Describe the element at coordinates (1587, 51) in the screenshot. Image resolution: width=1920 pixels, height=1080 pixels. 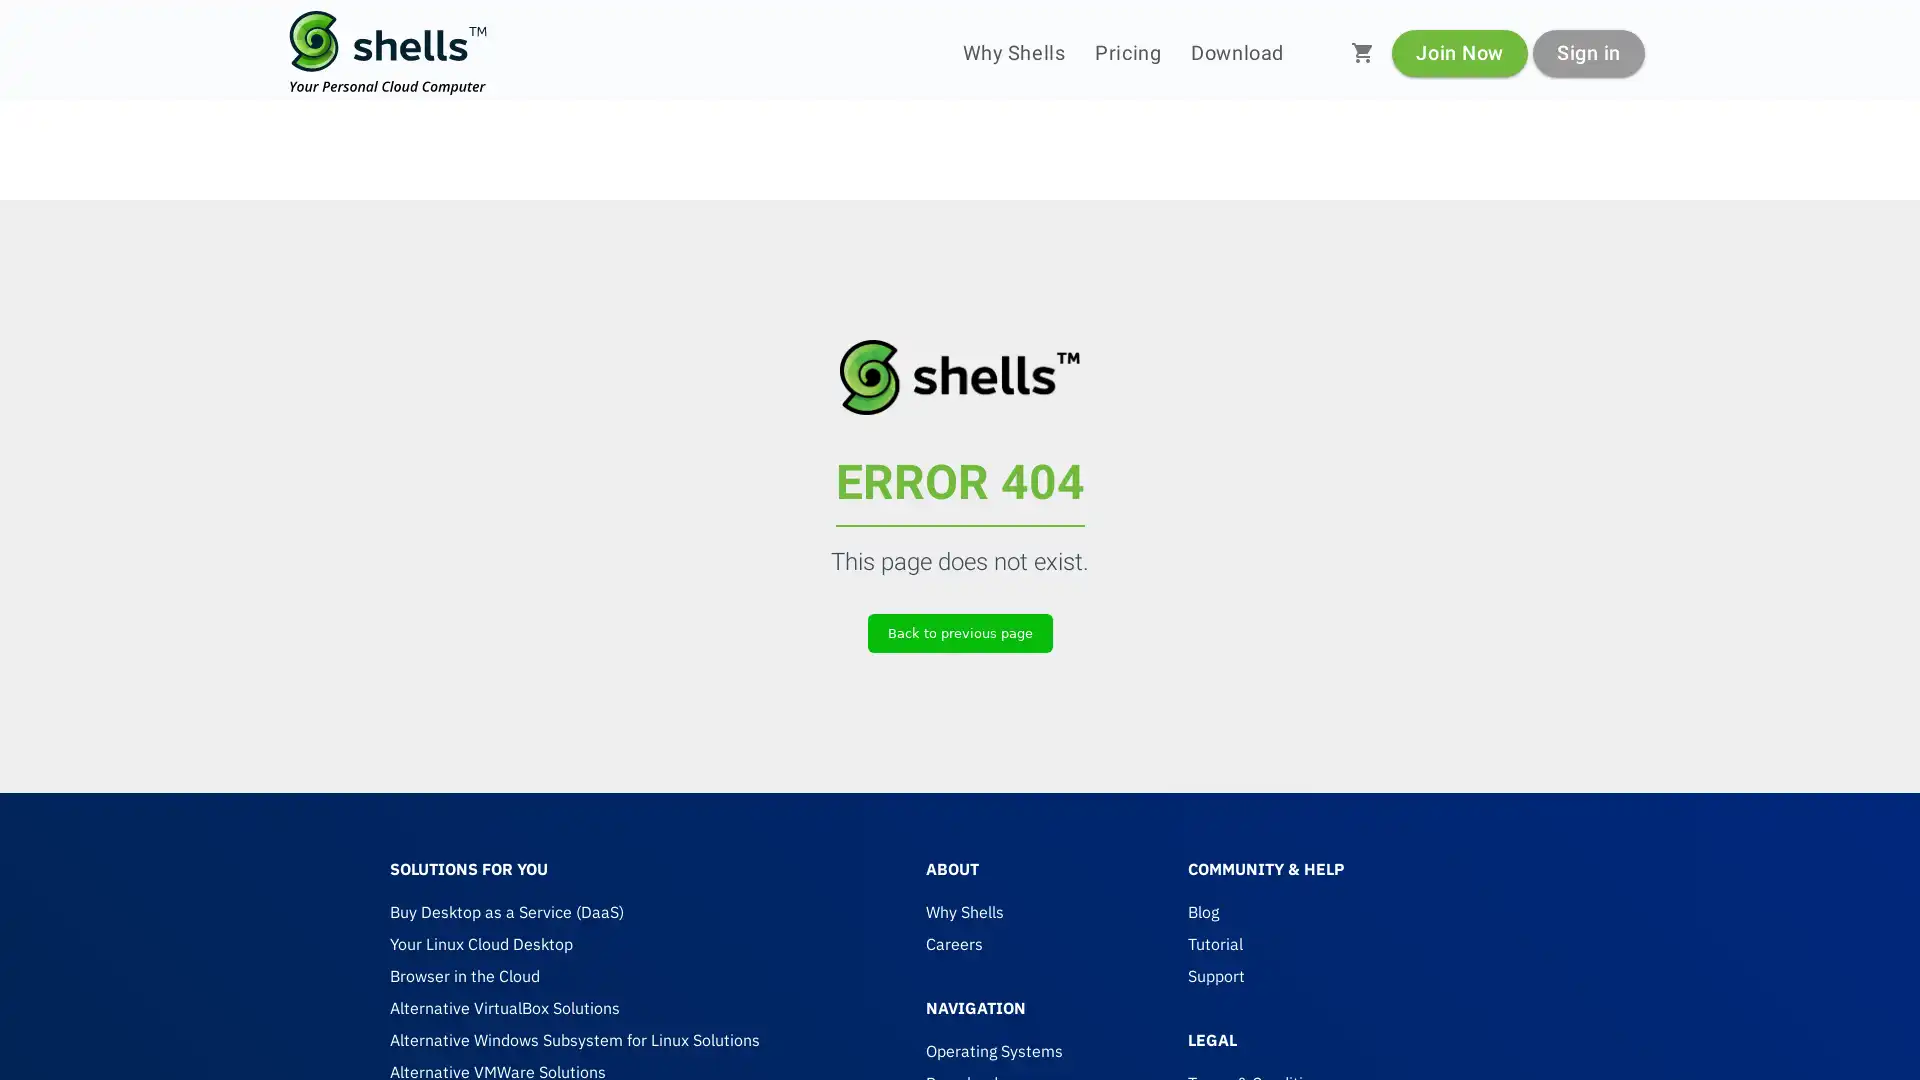
I see `Sign in` at that location.